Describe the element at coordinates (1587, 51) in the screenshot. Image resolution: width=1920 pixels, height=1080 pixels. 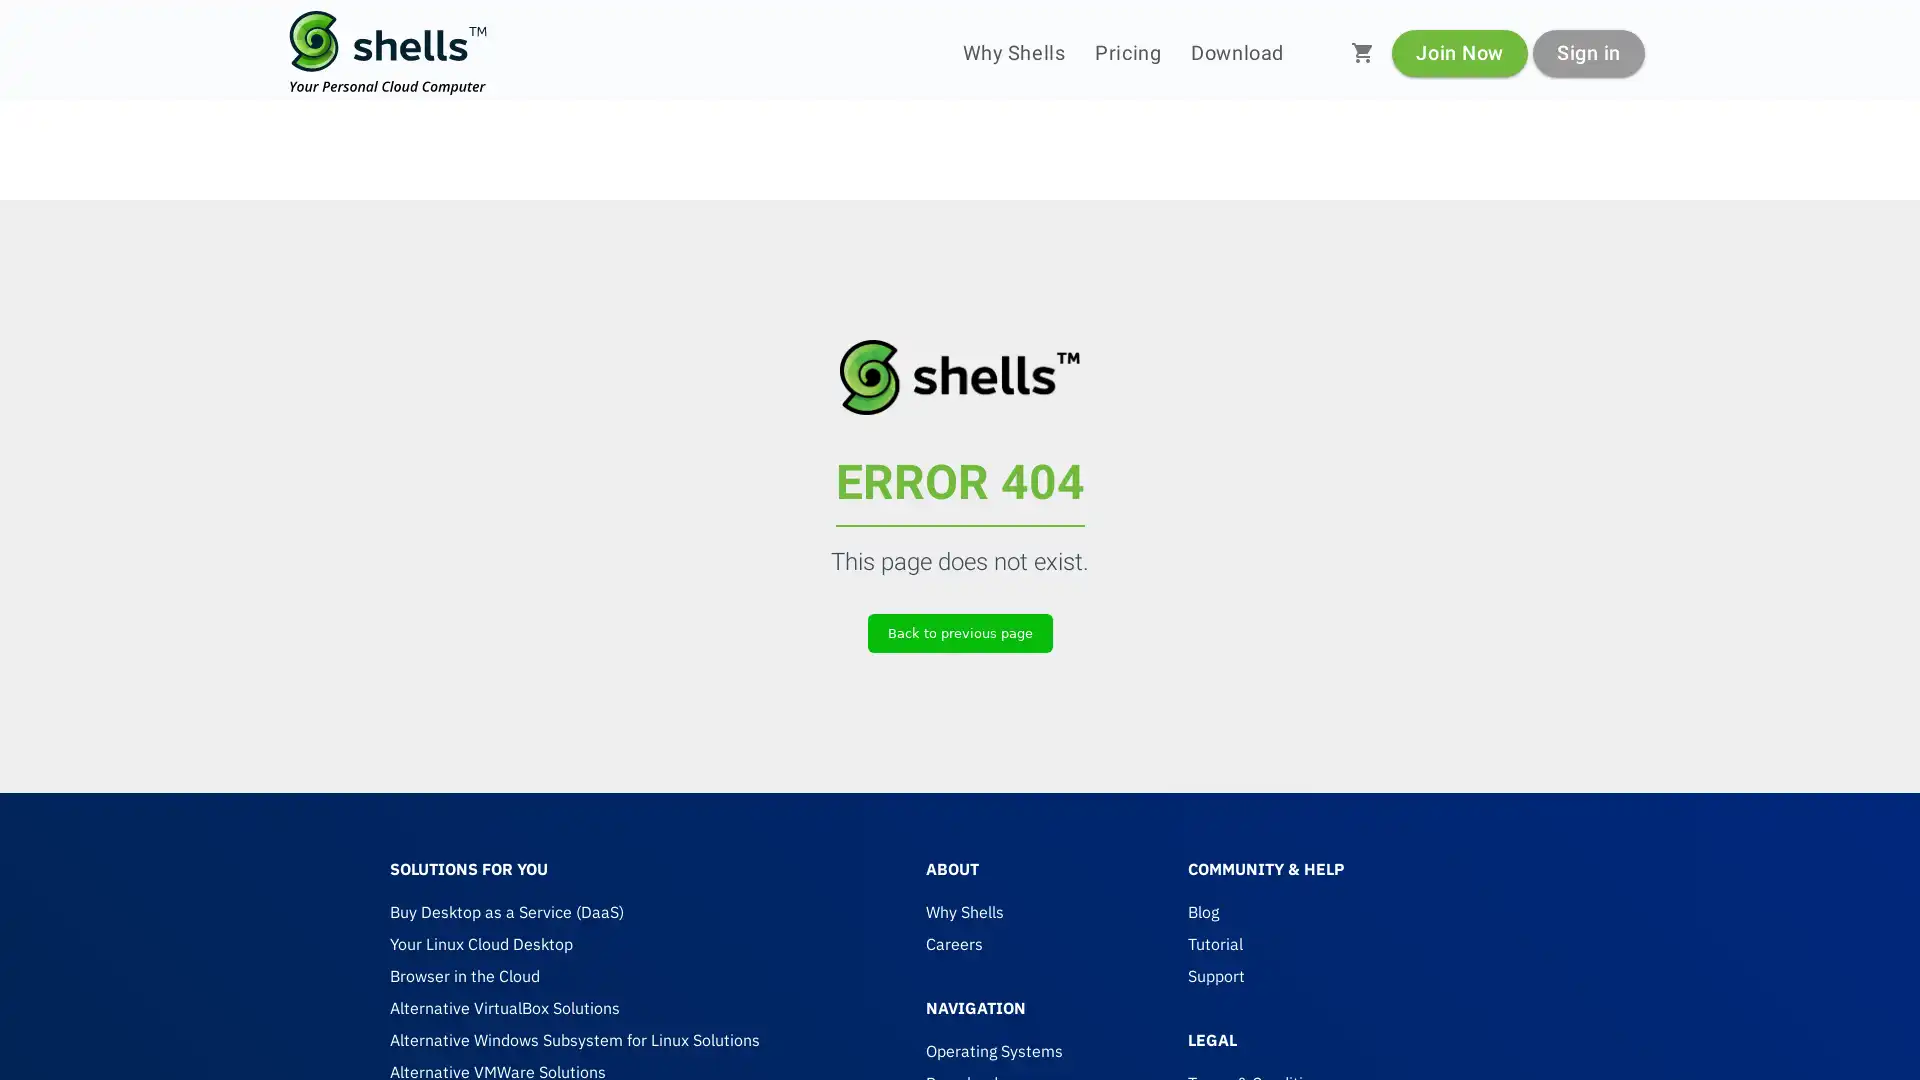
I see `Sign in` at that location.